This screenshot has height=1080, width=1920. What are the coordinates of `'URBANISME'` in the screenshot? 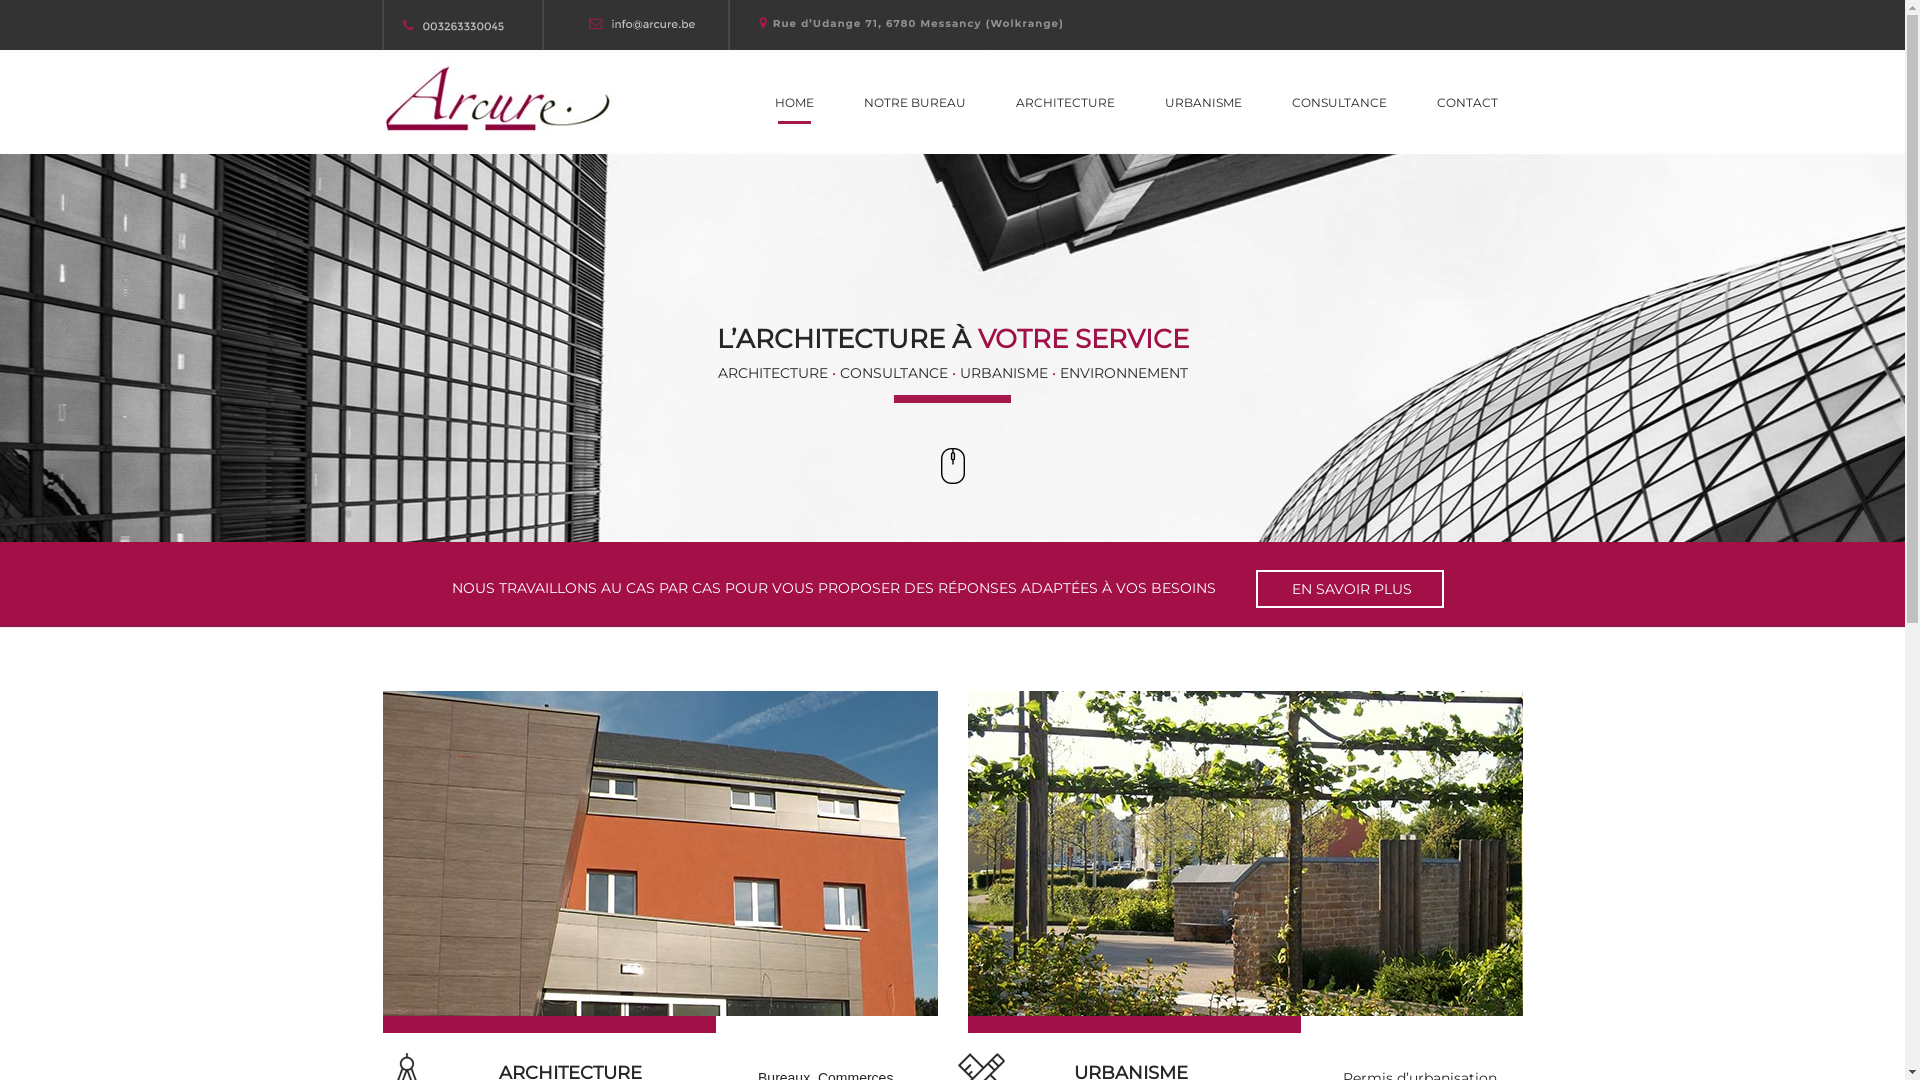 It's located at (1140, 103).